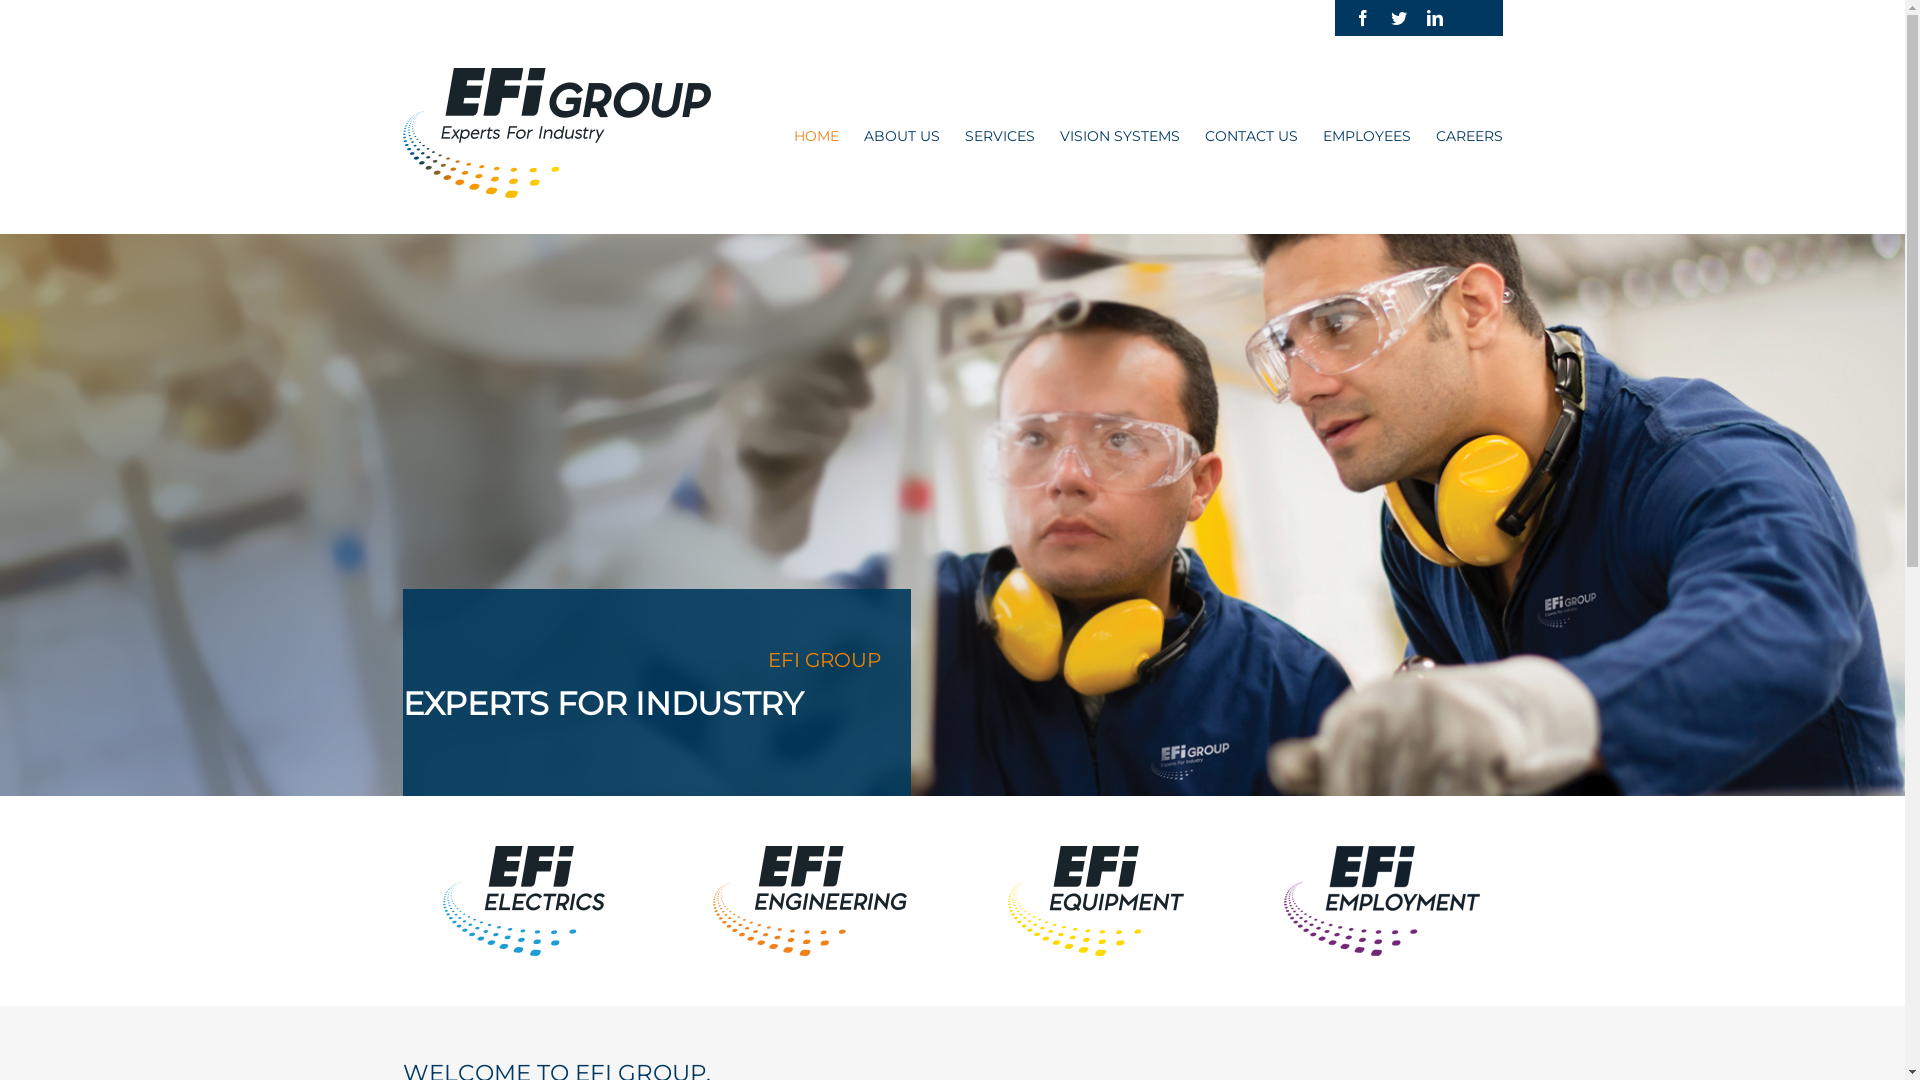 Image resolution: width=1920 pixels, height=1080 pixels. I want to click on 'Linkedin', so click(1433, 18).